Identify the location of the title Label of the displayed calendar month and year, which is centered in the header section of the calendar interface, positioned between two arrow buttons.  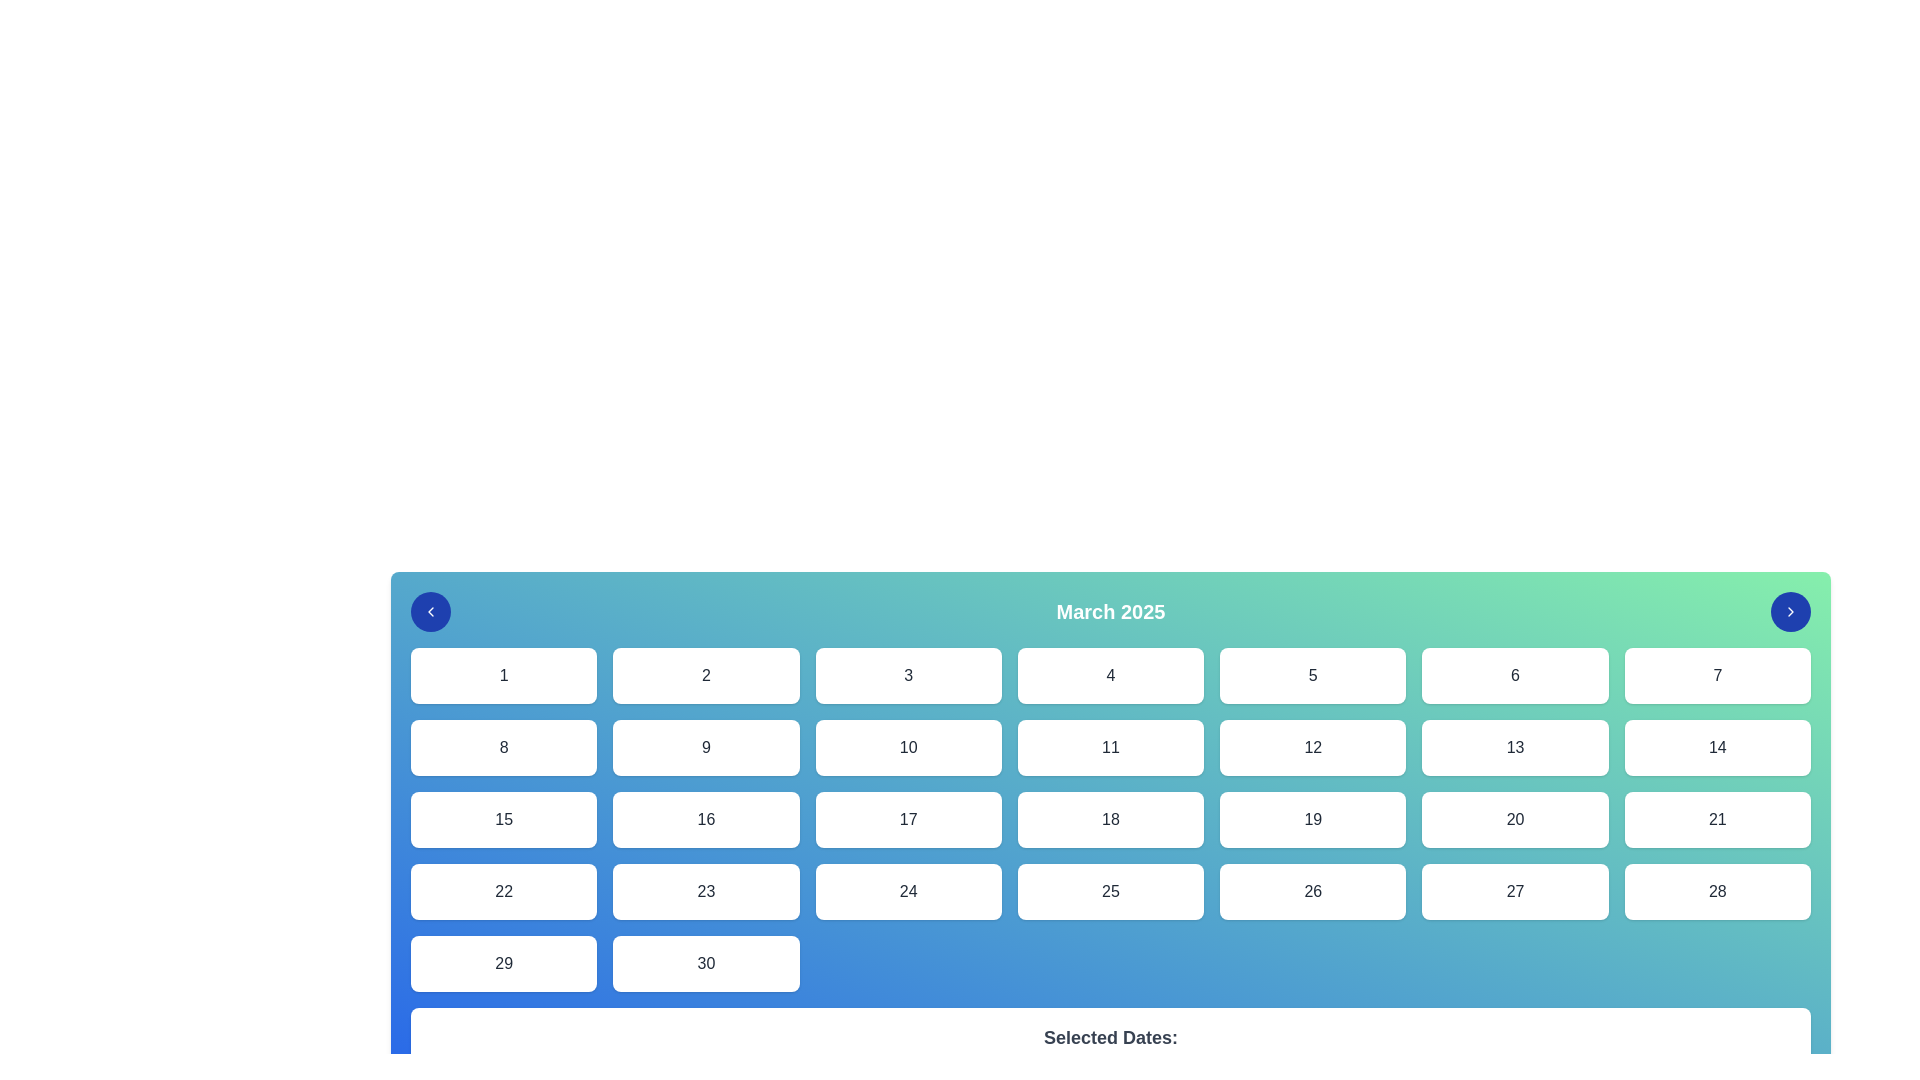
(1109, 611).